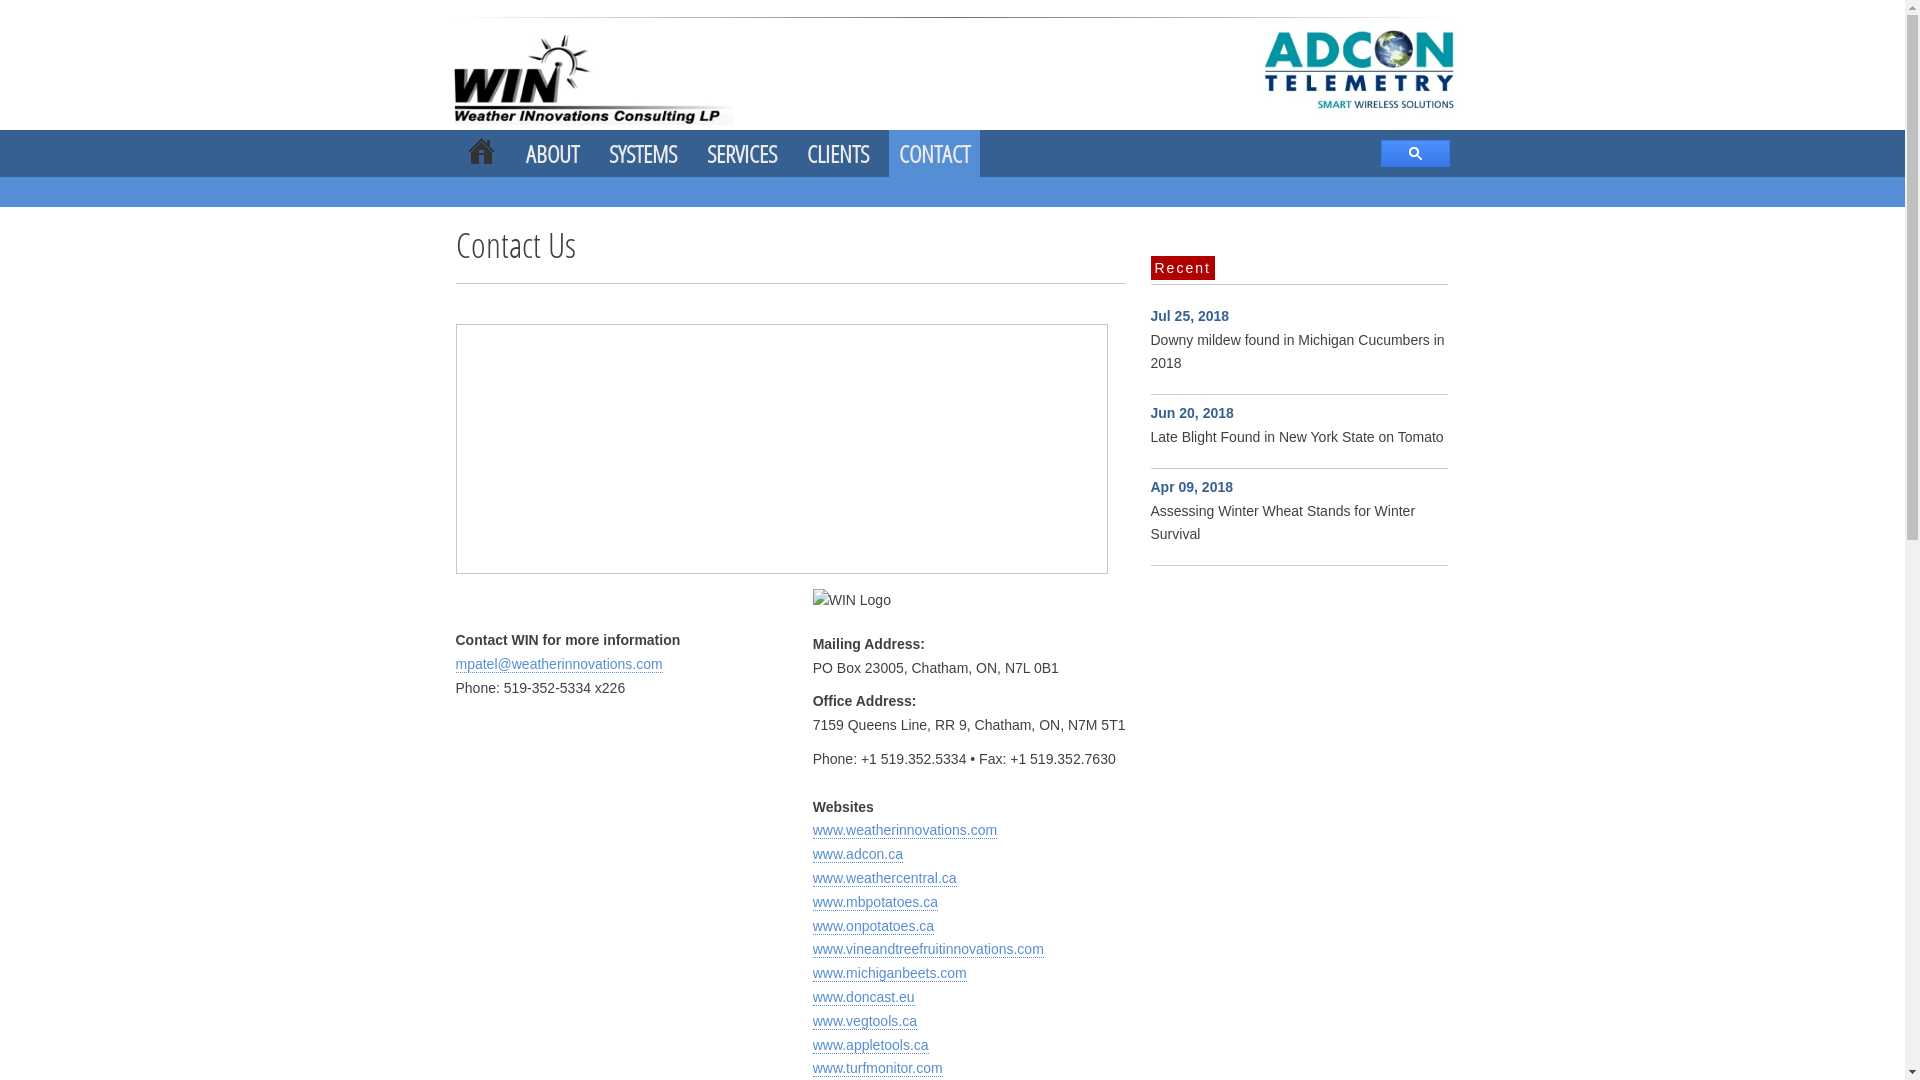 Image resolution: width=1920 pixels, height=1080 pixels. I want to click on 'www.mbpotatoes.ca', so click(875, 902).